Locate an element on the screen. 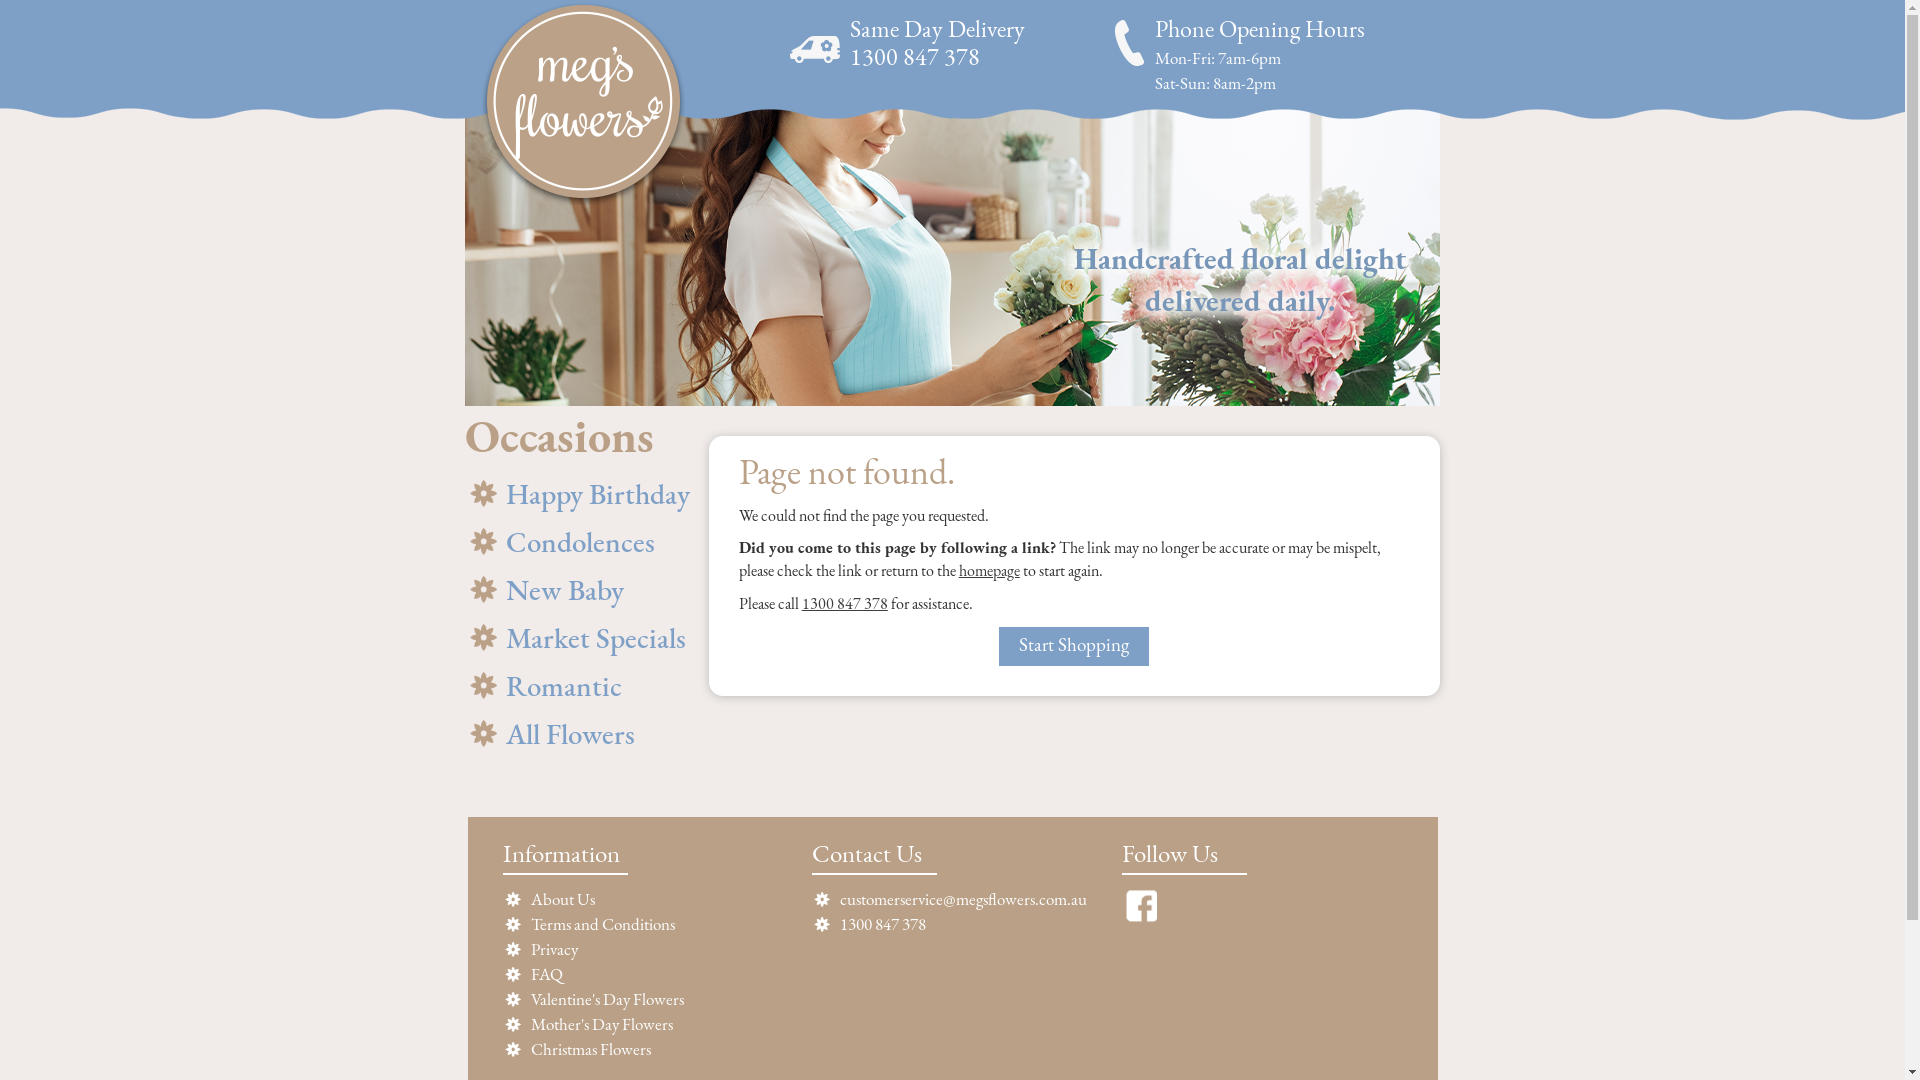  'Privacy' is located at coordinates (529, 949).